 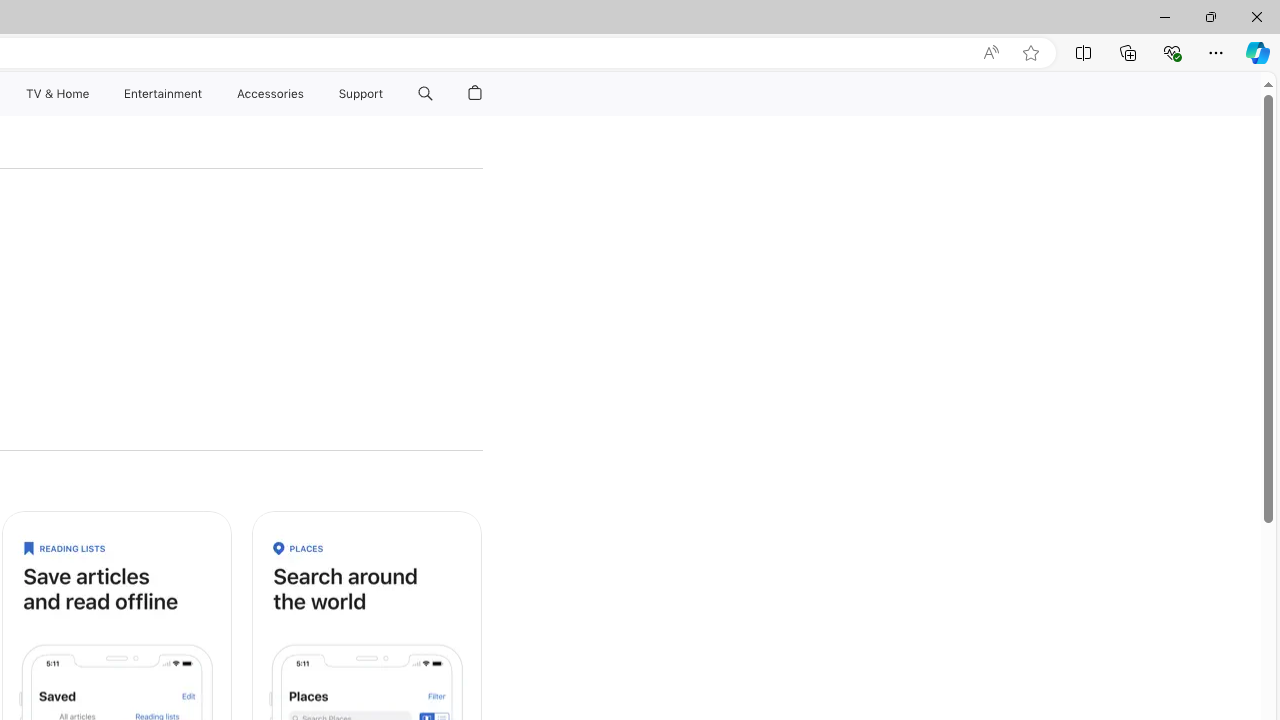 What do you see at coordinates (269, 93) in the screenshot?
I see `'Accessories'` at bounding box center [269, 93].